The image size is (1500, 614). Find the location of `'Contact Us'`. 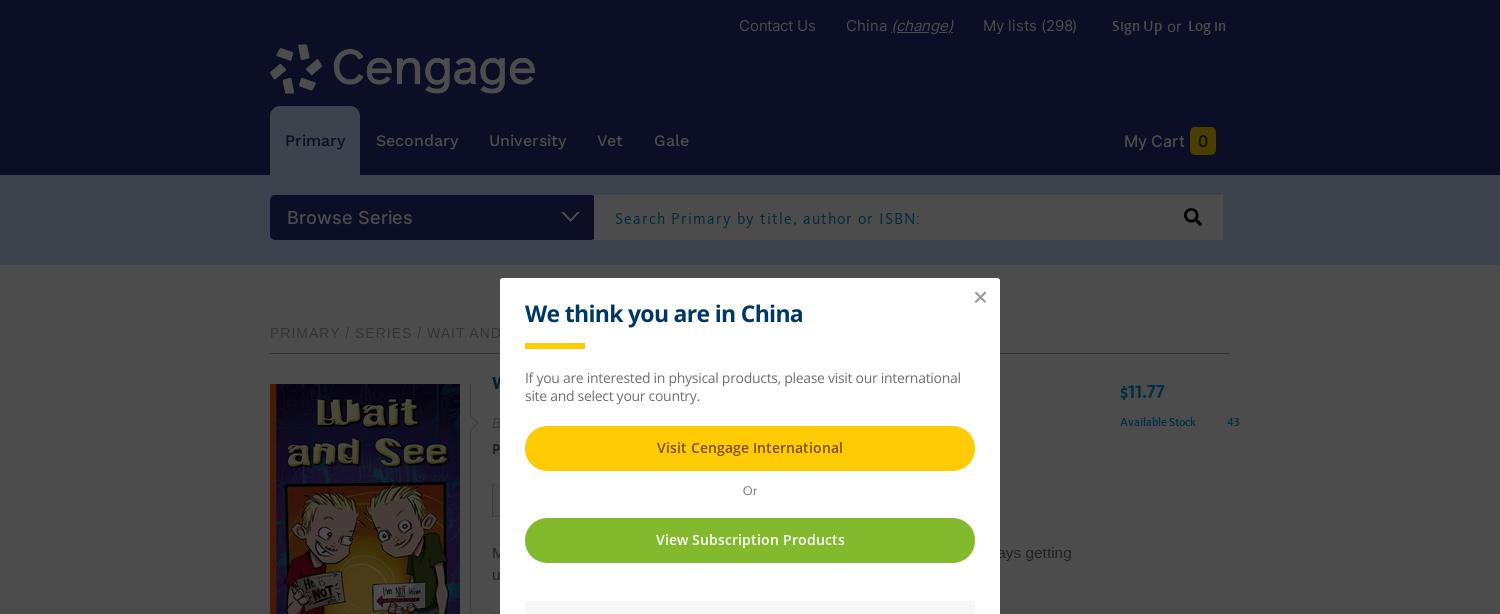

'Contact Us' is located at coordinates (777, 25).